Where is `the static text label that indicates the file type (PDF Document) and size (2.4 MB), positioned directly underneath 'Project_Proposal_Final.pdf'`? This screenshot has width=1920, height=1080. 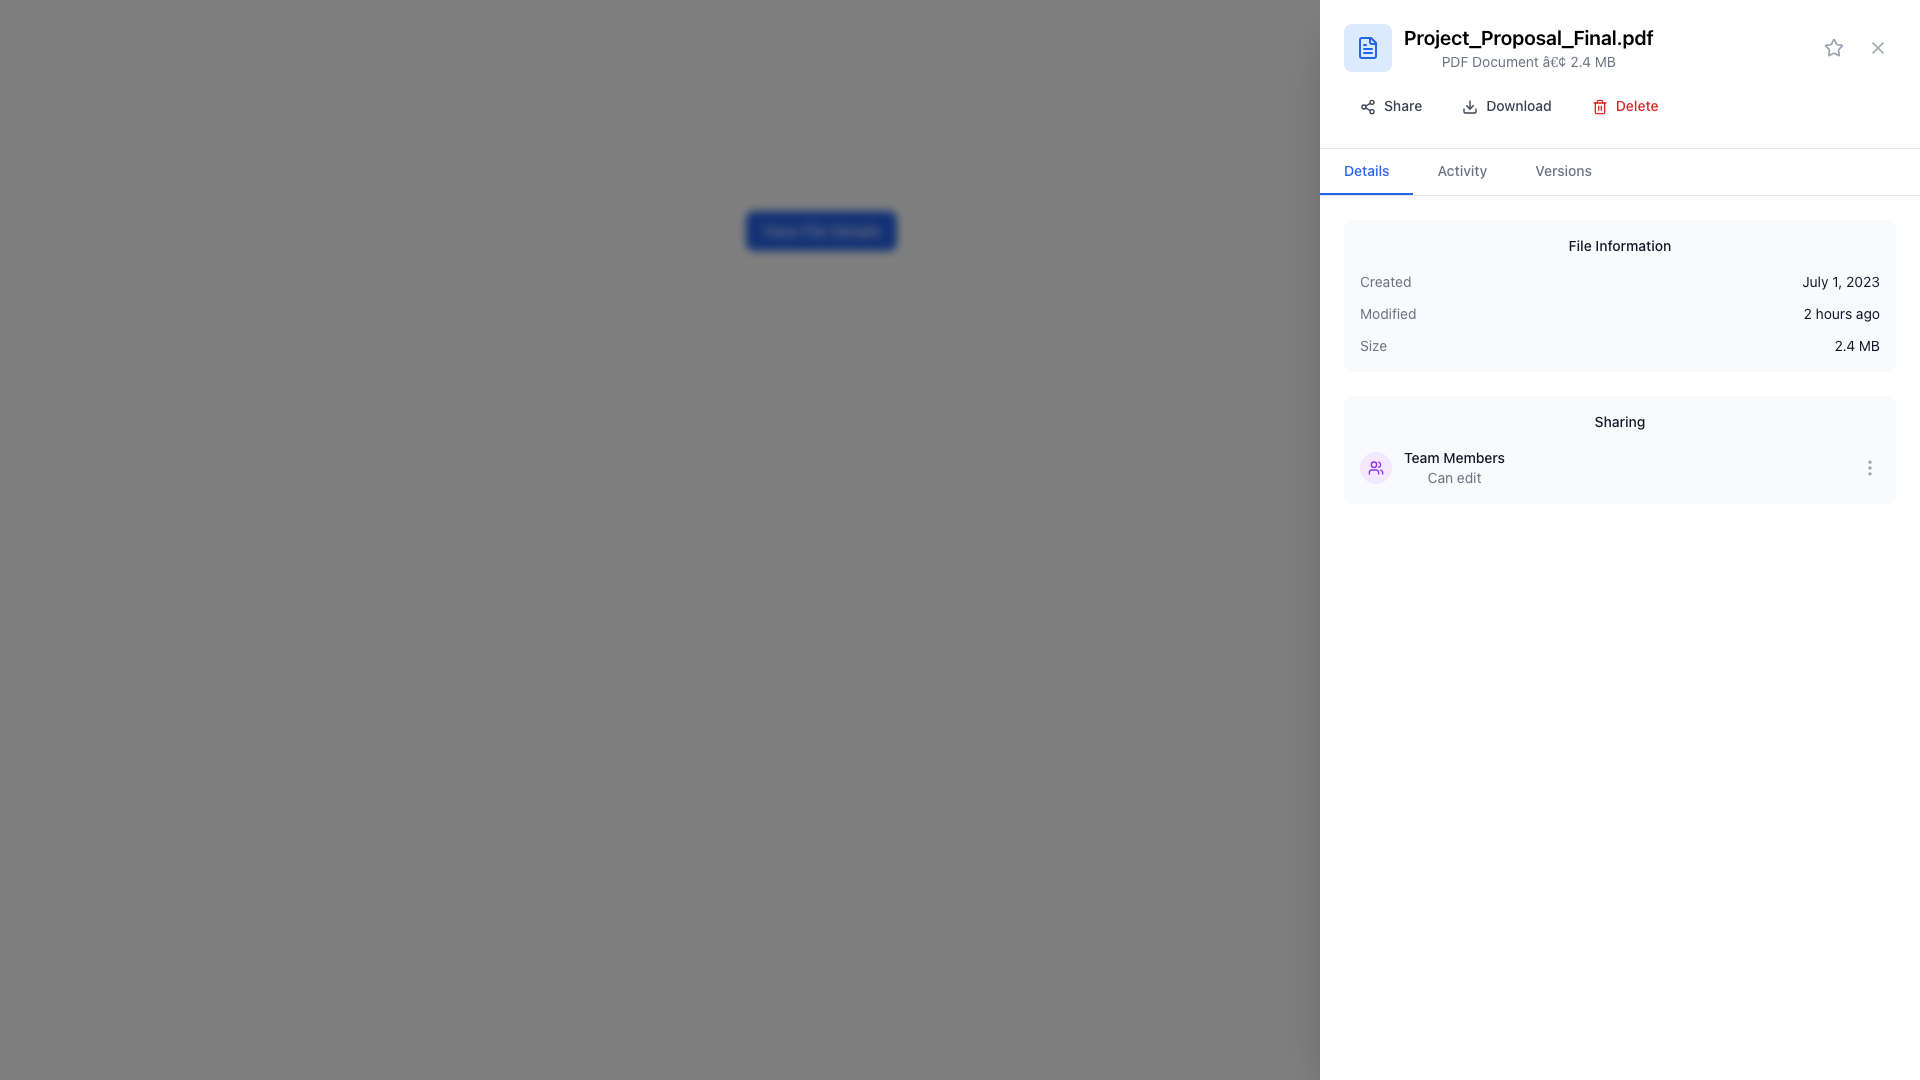 the static text label that indicates the file type (PDF Document) and size (2.4 MB), positioned directly underneath 'Project_Proposal_Final.pdf' is located at coordinates (1527, 60).